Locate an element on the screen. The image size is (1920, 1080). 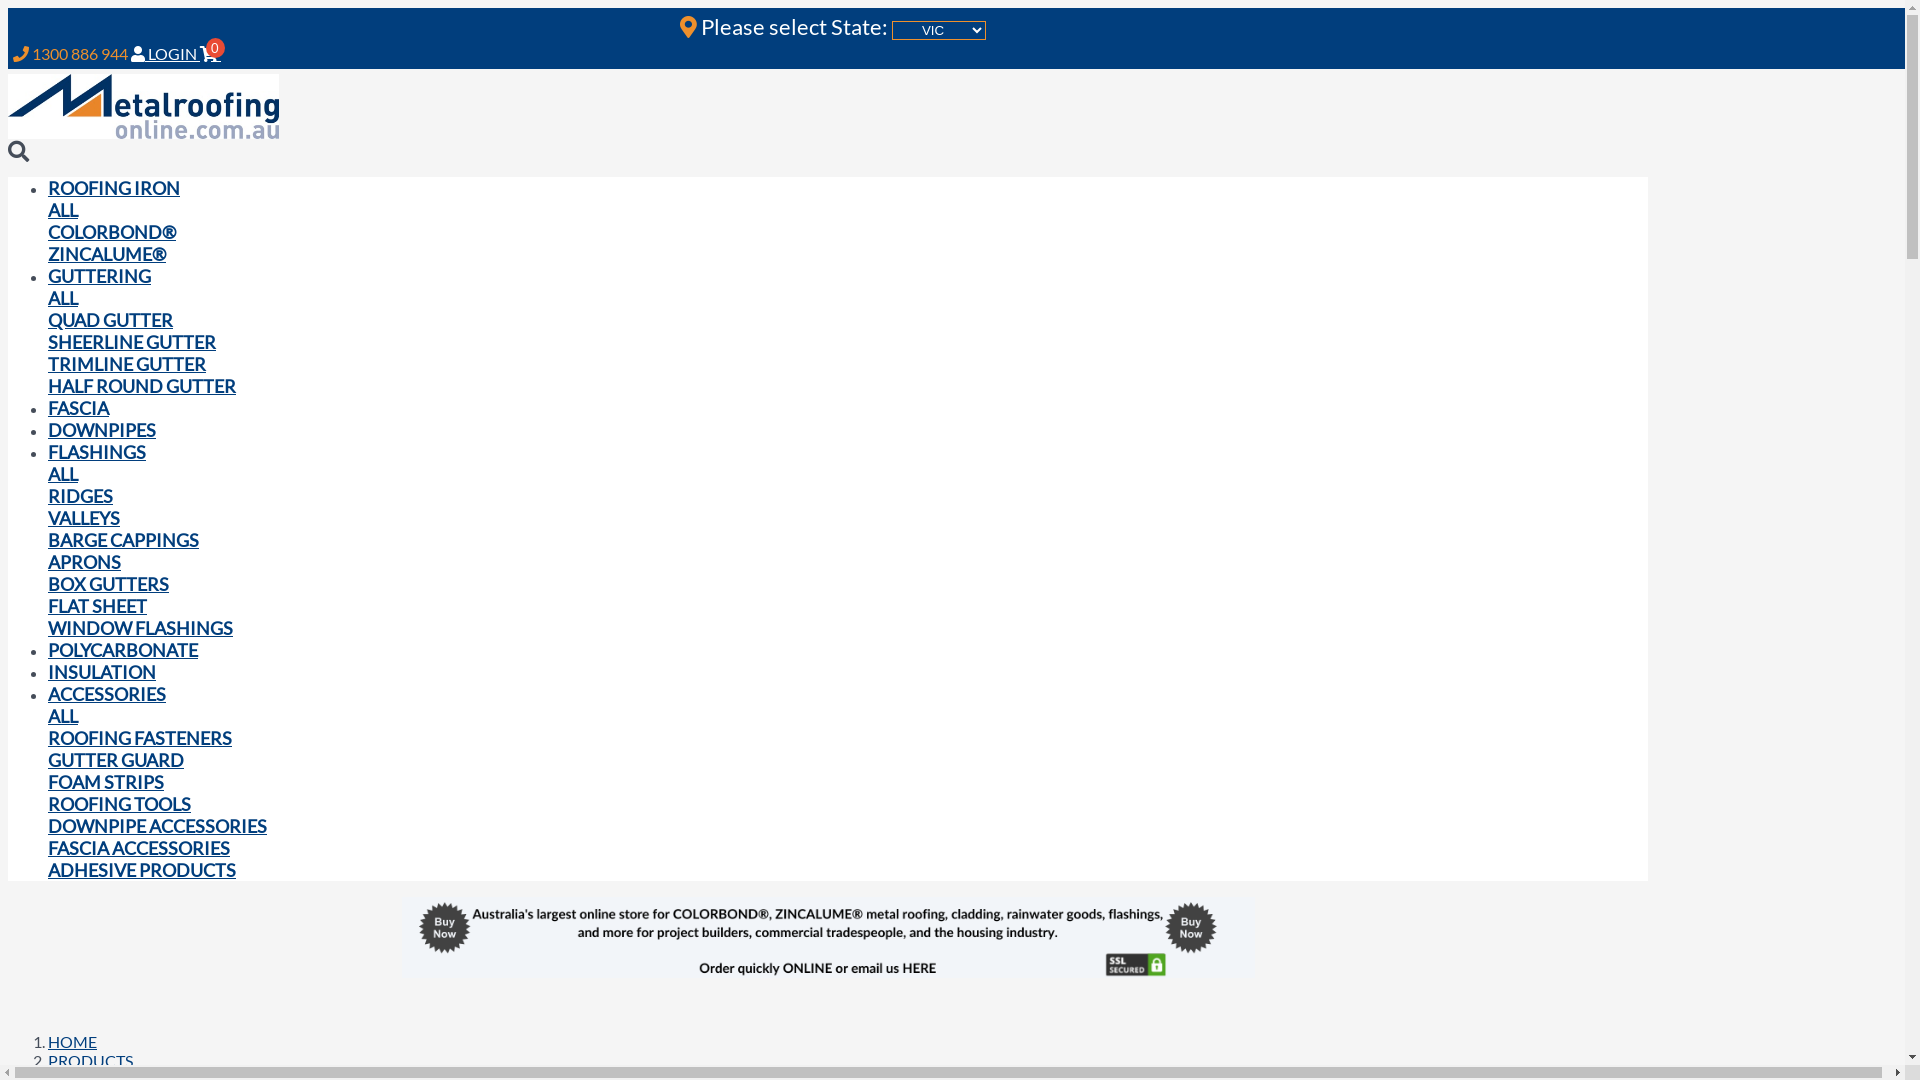
'ROOFING FASTENERS' is located at coordinates (138, 737).